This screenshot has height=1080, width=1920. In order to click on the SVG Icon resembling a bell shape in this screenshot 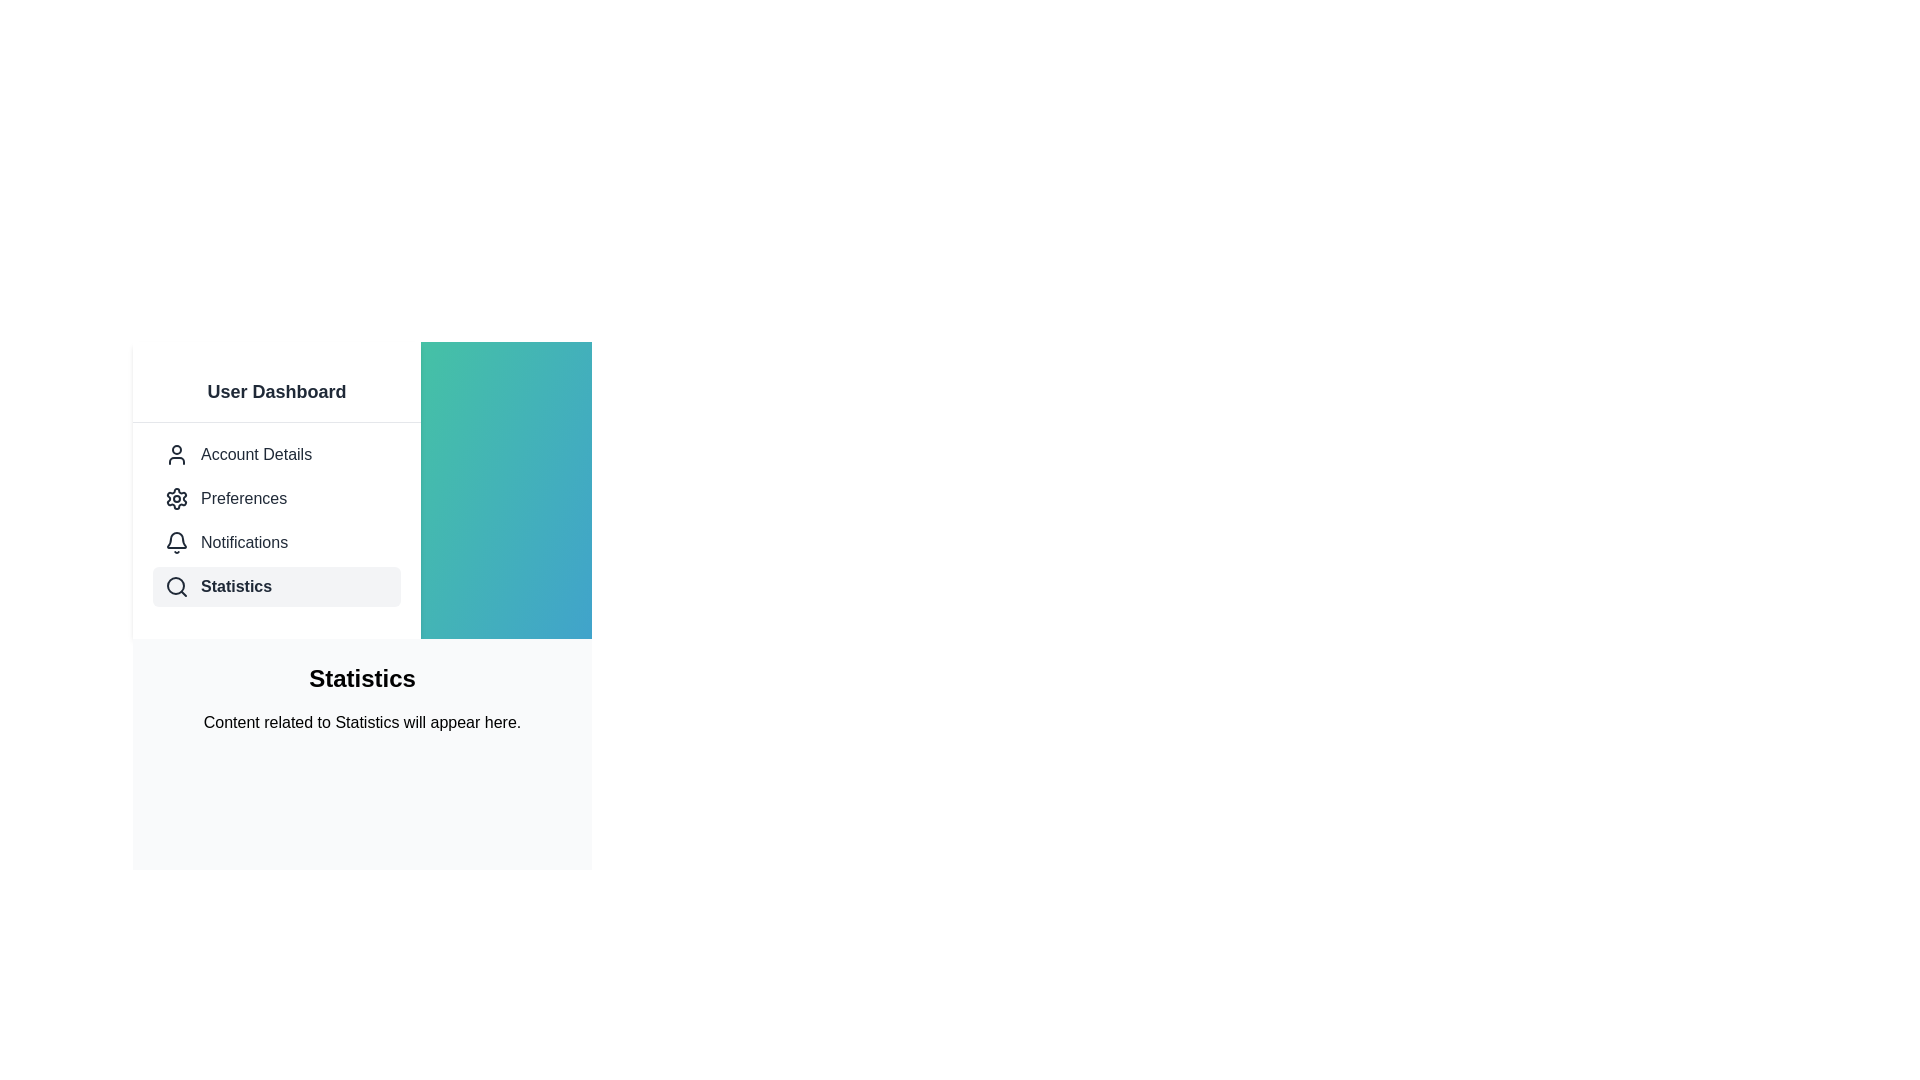, I will do `click(177, 543)`.